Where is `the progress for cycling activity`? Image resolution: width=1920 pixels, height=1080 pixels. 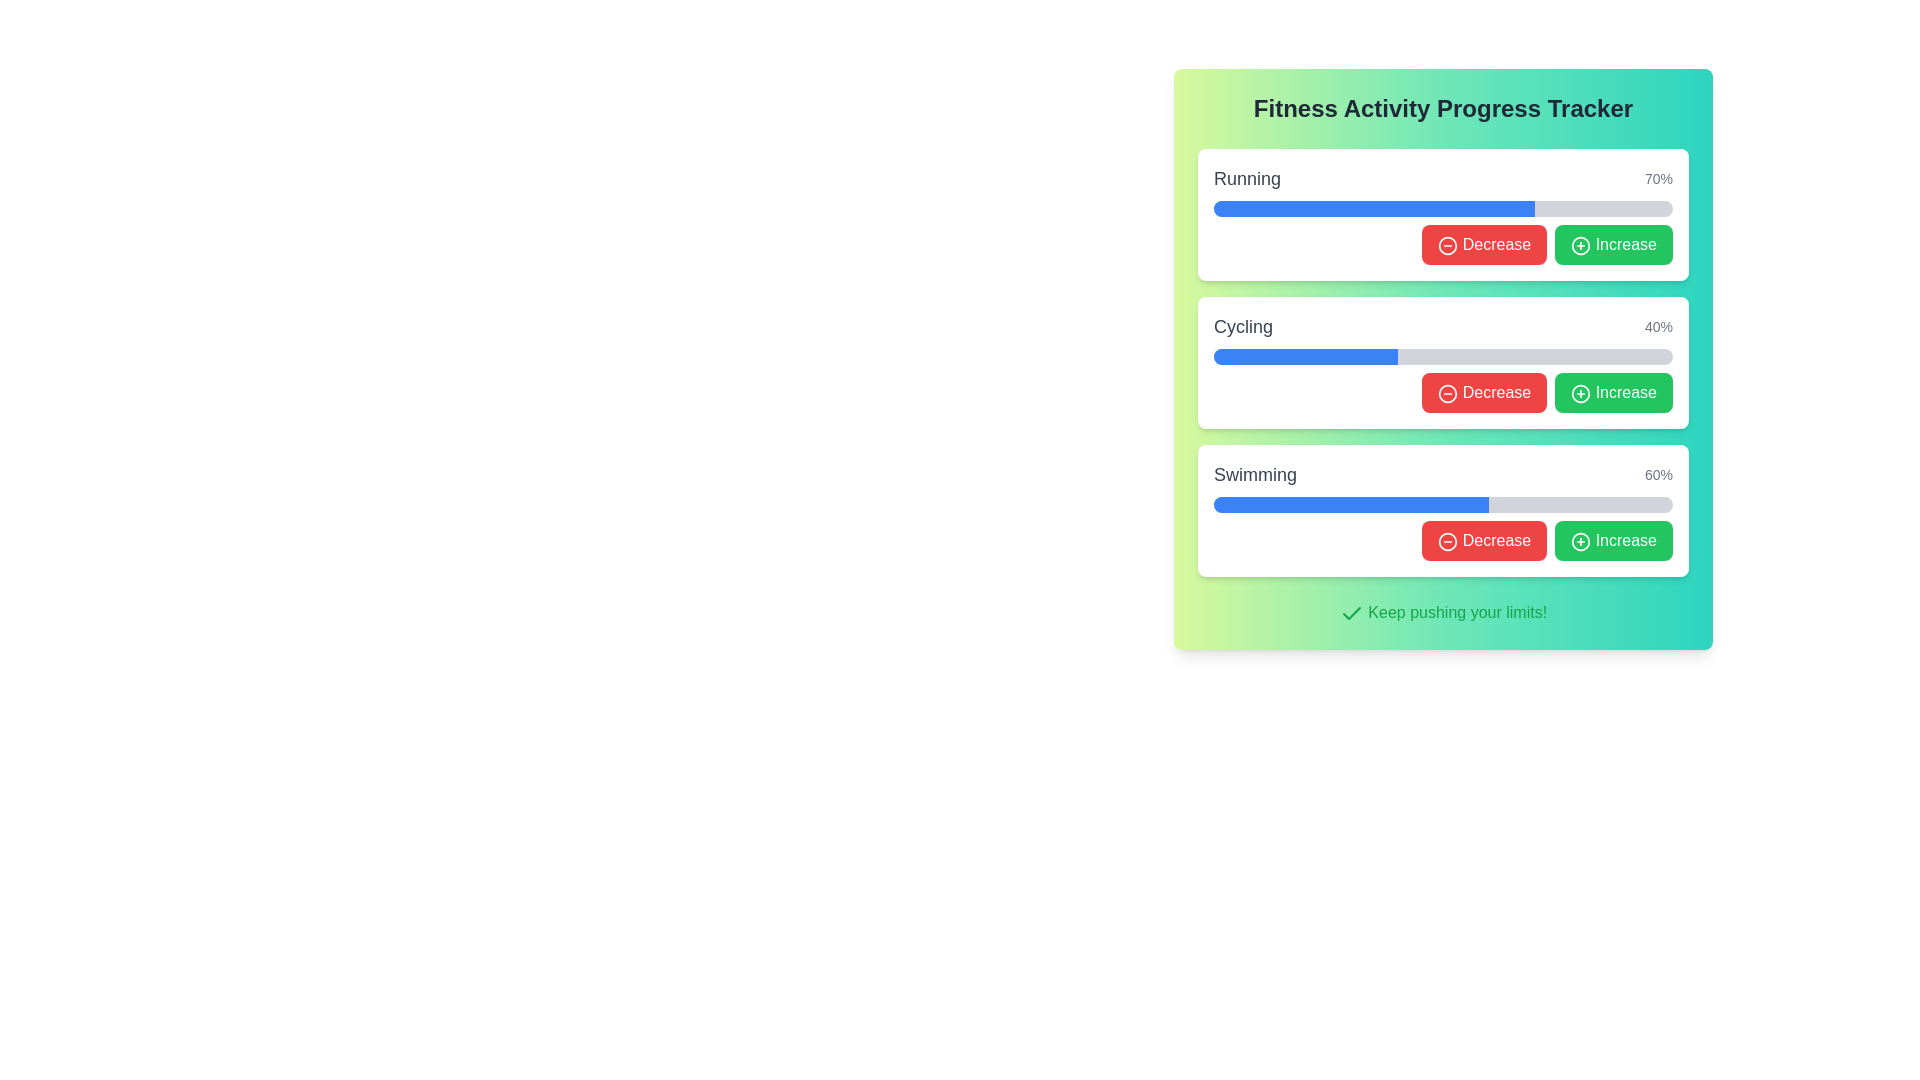 the progress for cycling activity is located at coordinates (1377, 356).